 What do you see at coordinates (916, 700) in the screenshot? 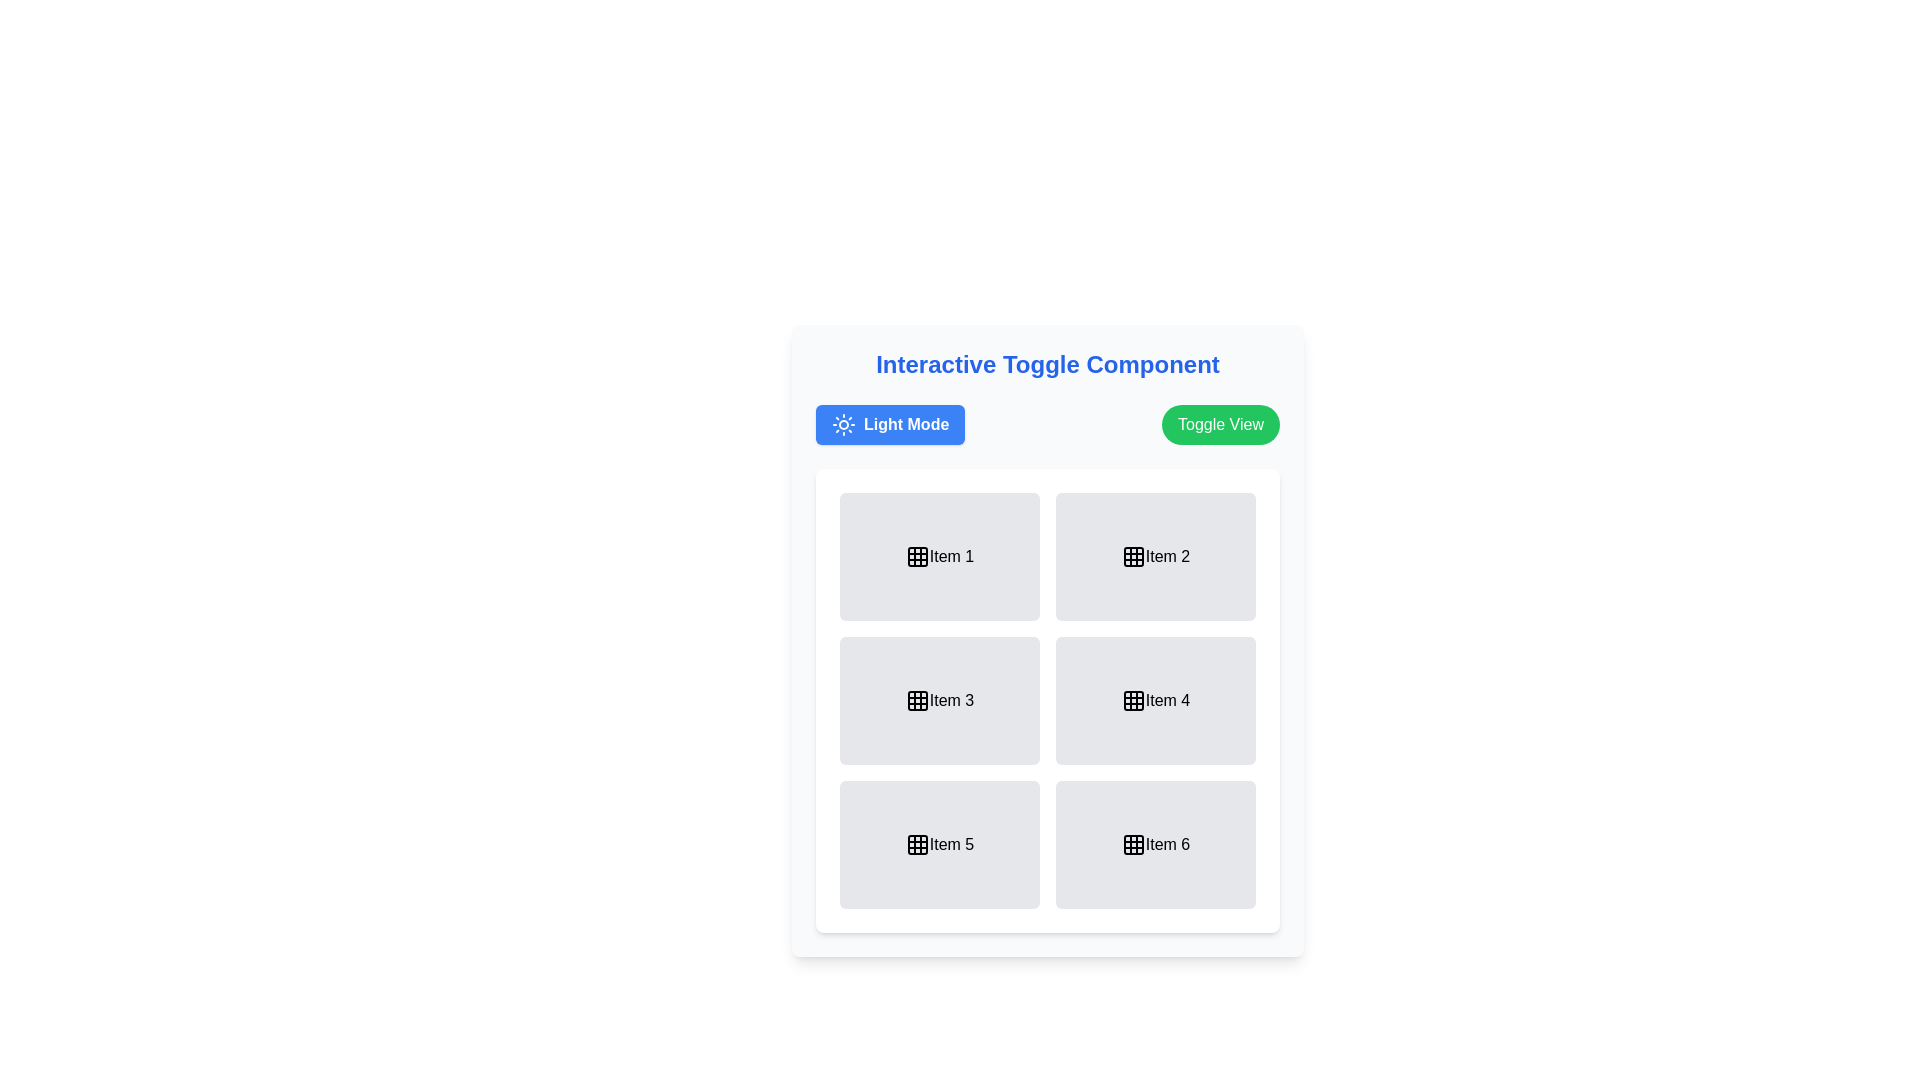
I see `the grid-like icon composed of 3x3 squares with rounded corners, located inside the light gray button labeled 'Item 3'` at bounding box center [916, 700].